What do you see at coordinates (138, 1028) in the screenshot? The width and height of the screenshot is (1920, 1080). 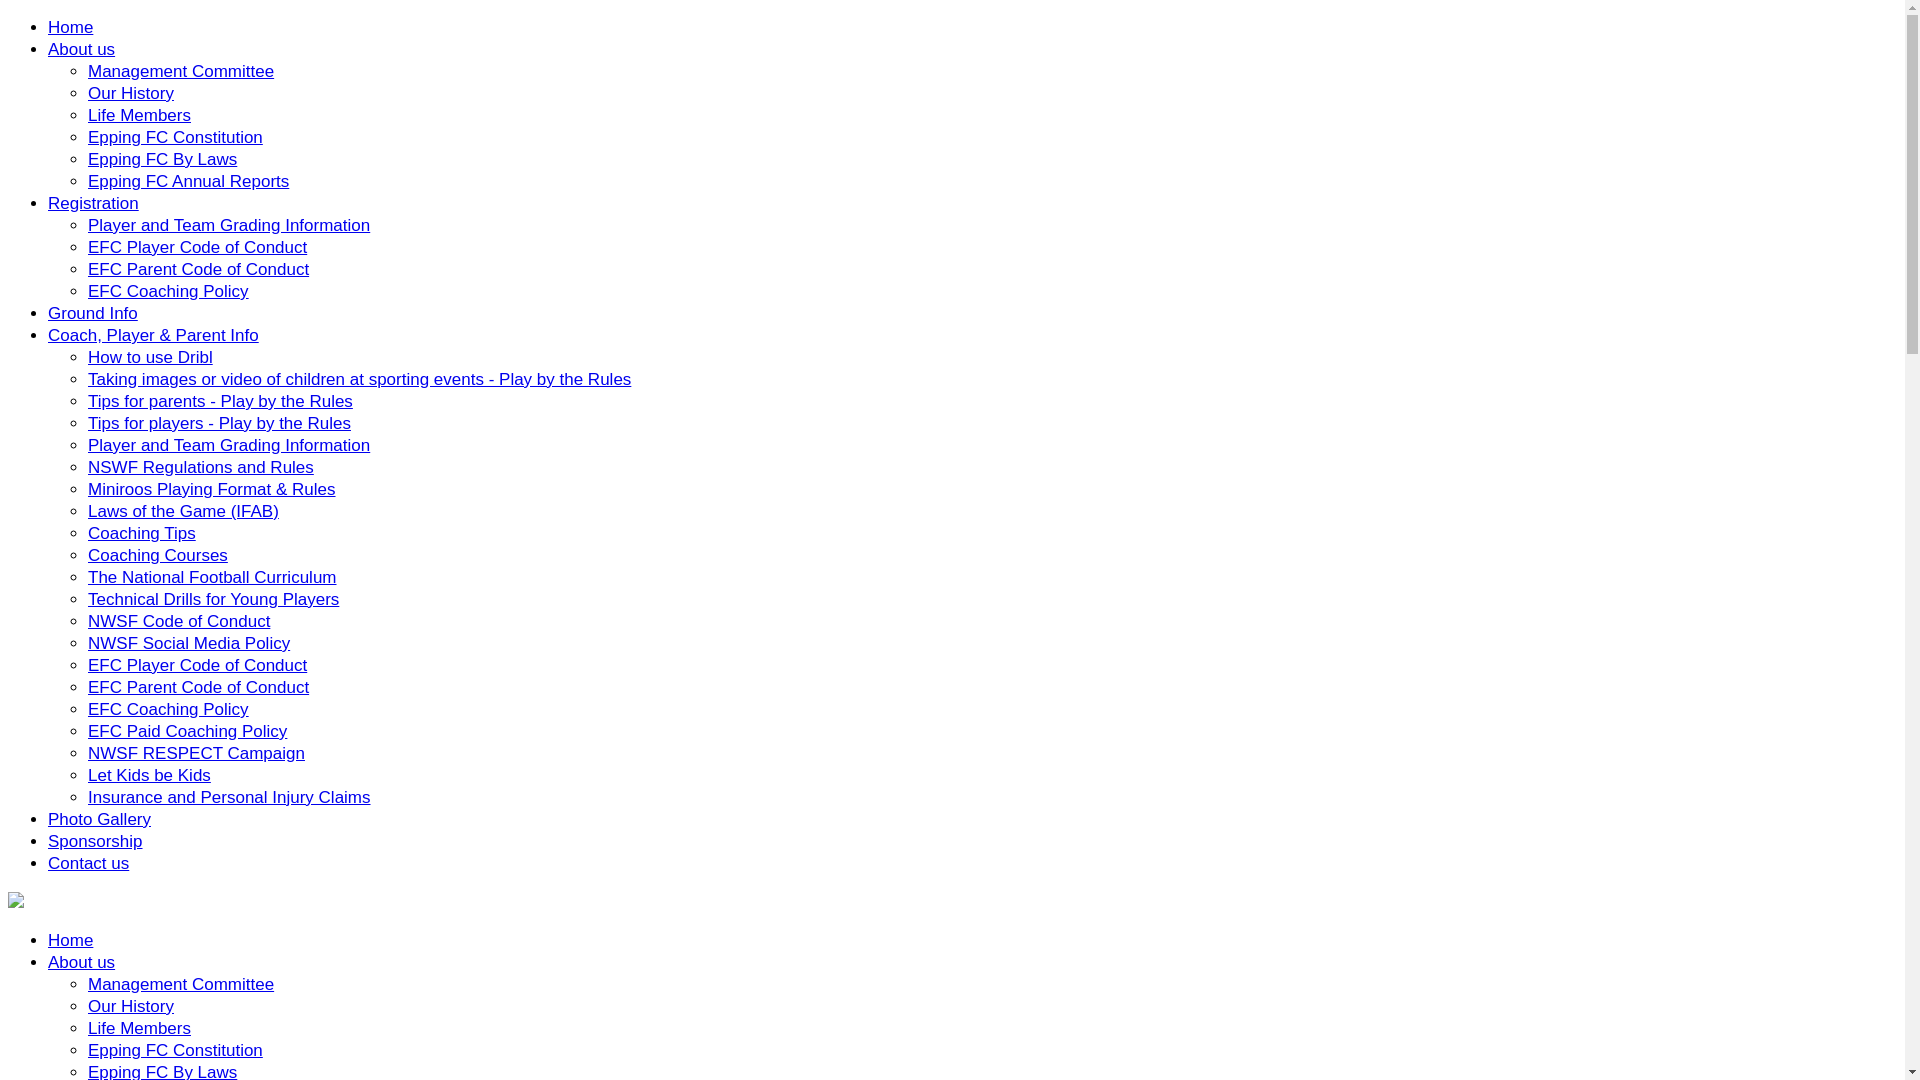 I see `'Life Members'` at bounding box center [138, 1028].